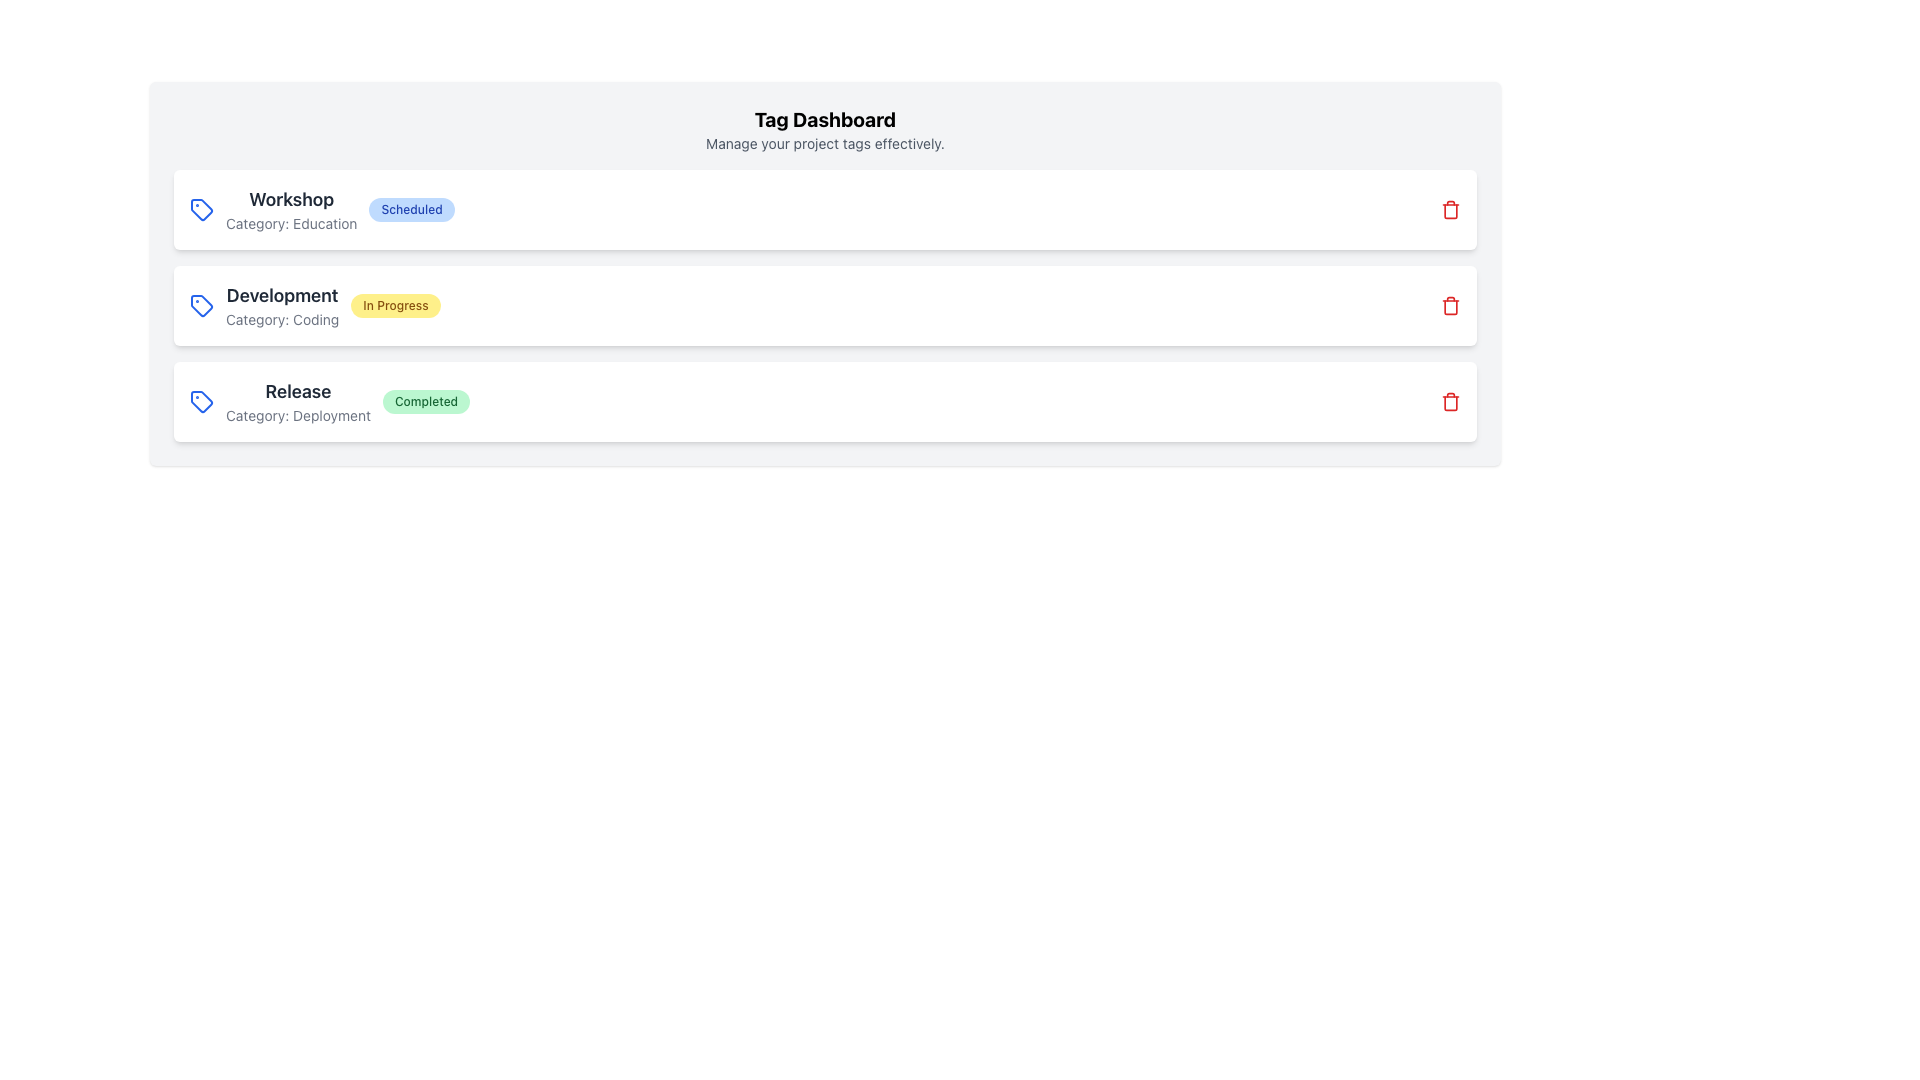  I want to click on the 'Release' text label, which is the first line of text in the third card of a vertical list layout, so click(297, 392).